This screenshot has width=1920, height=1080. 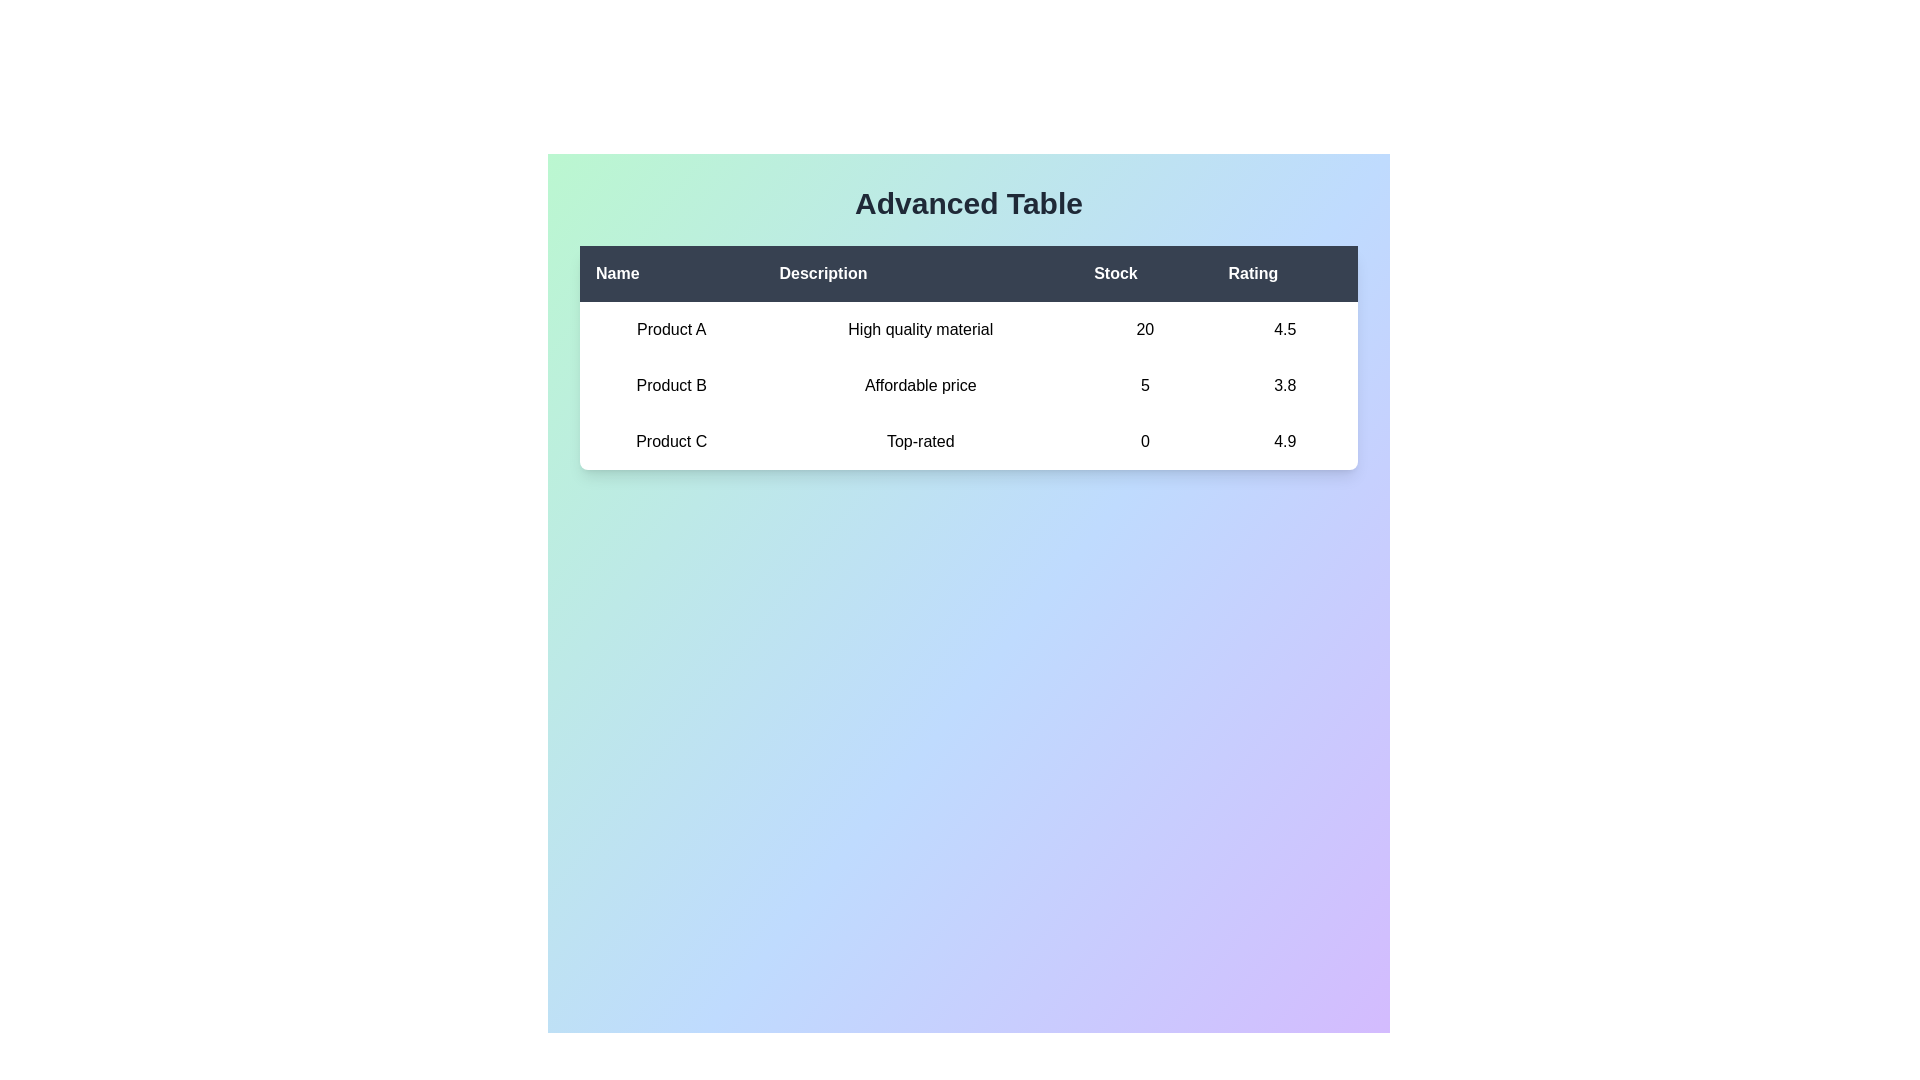 I want to click on the second row, so click(x=969, y=385).